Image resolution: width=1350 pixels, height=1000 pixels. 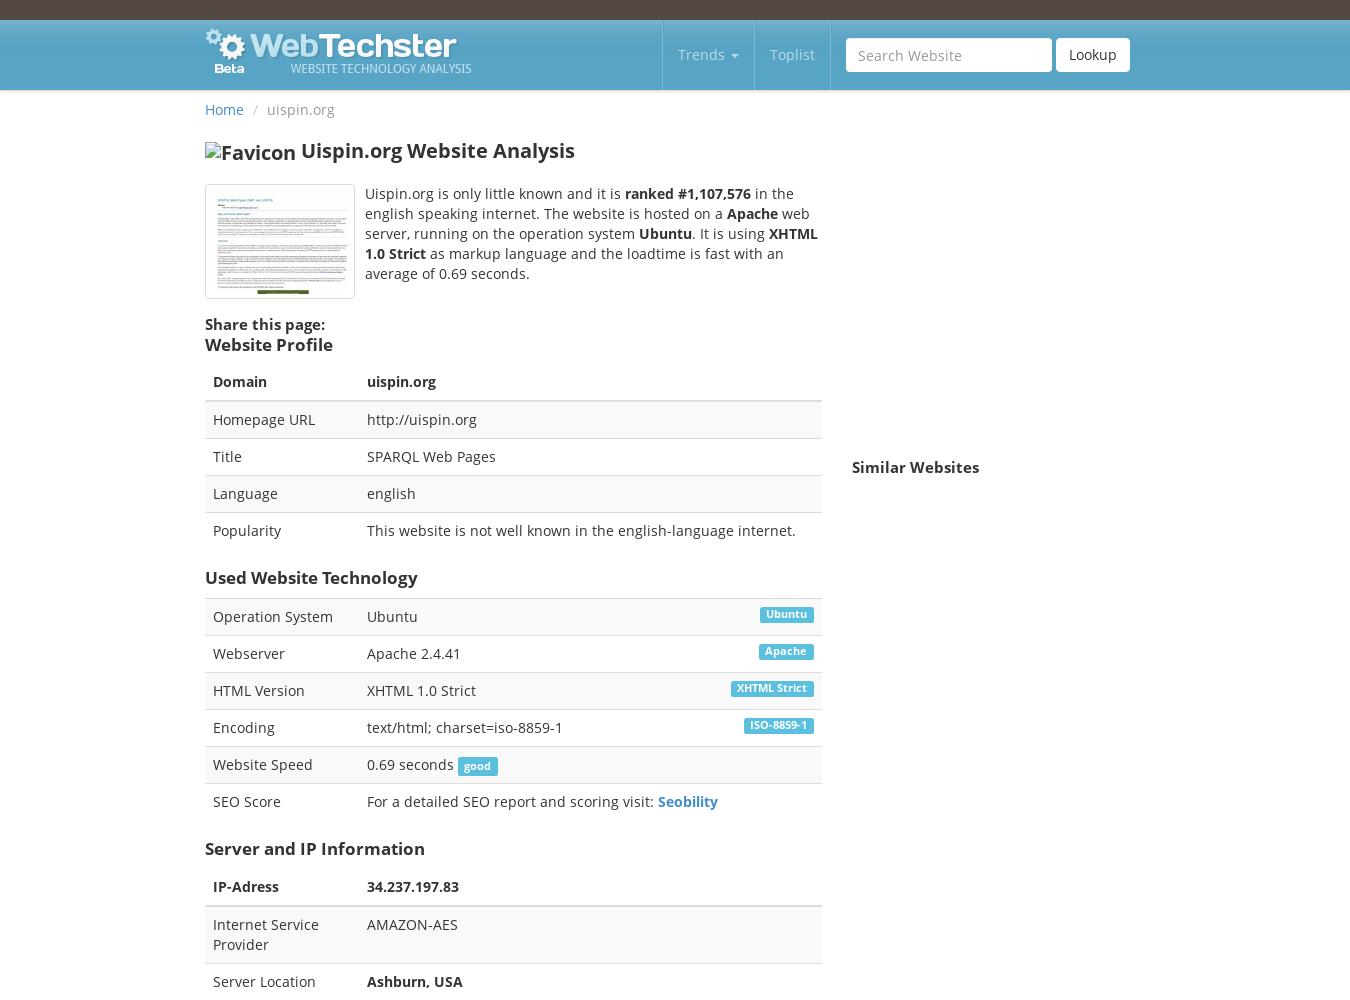 I want to click on 'Server and IP Information', so click(x=205, y=846).